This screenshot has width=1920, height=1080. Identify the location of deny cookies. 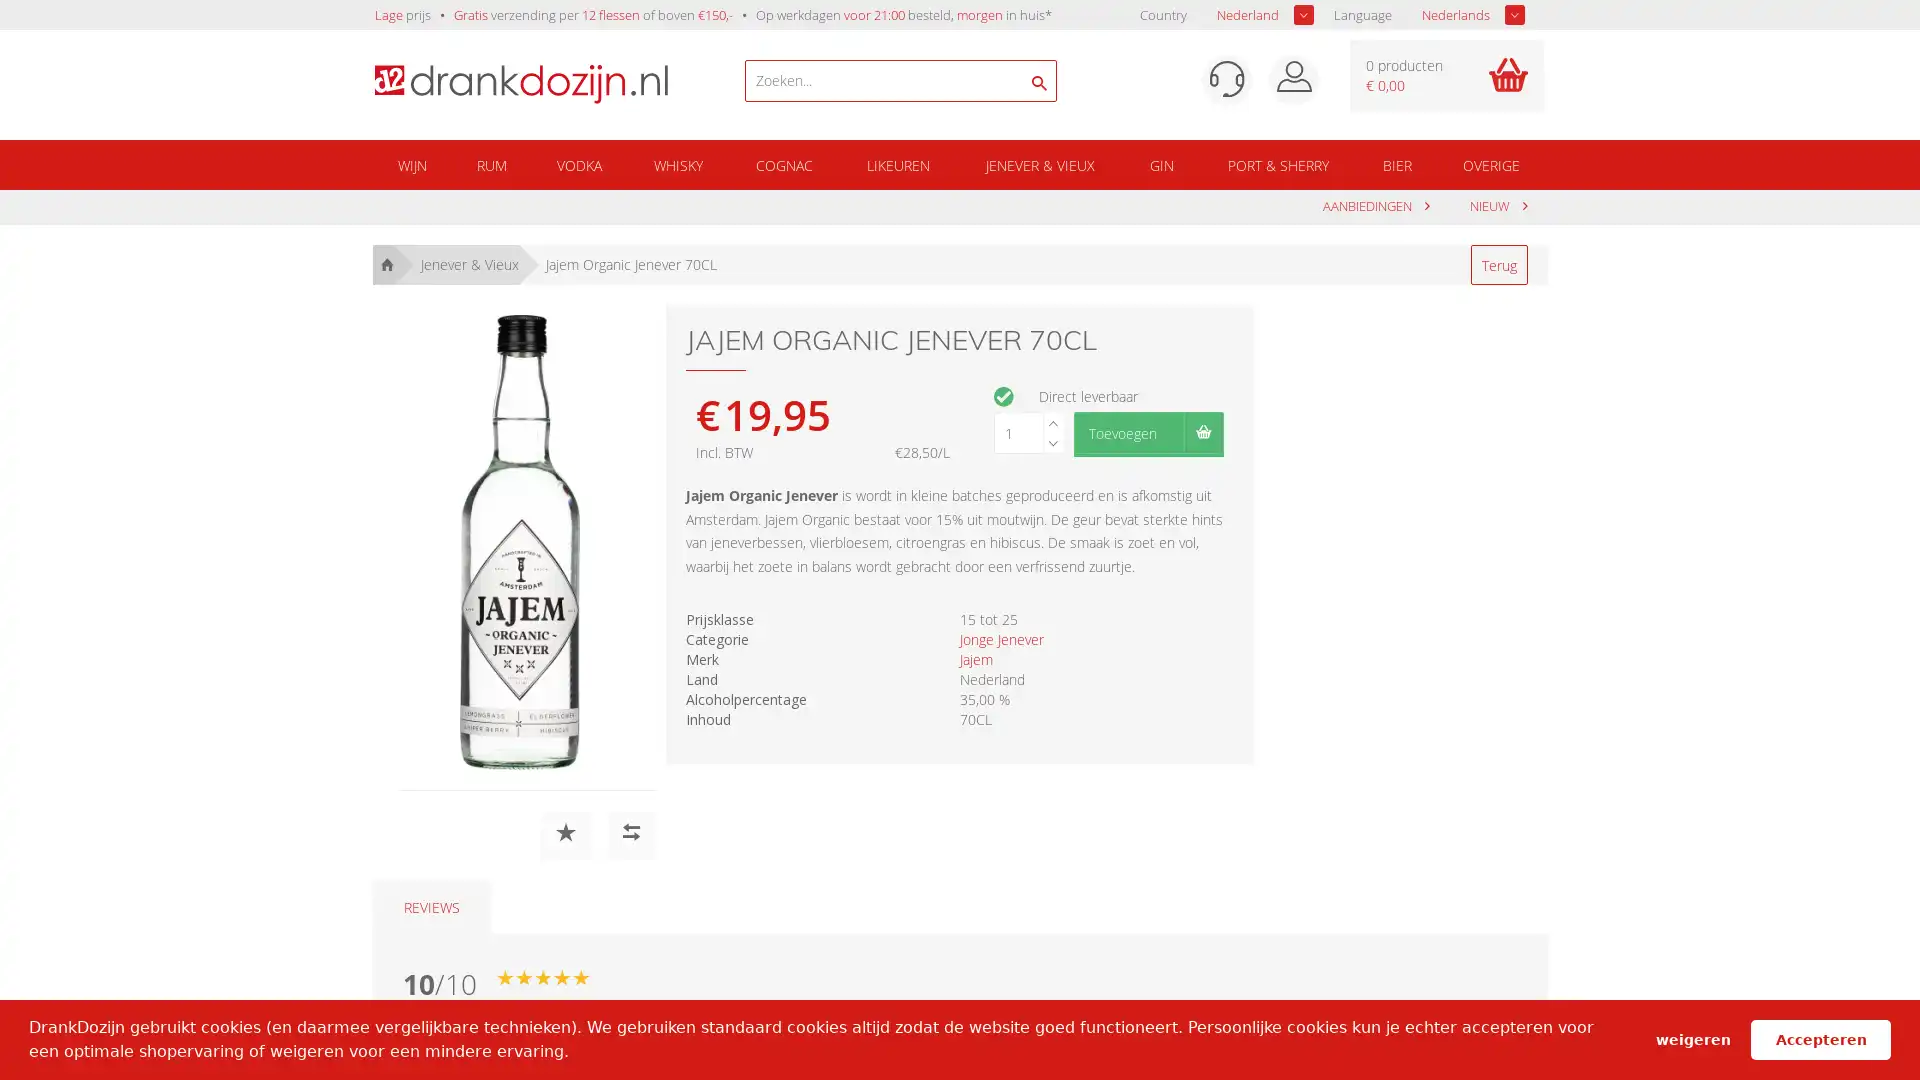
(1691, 1038).